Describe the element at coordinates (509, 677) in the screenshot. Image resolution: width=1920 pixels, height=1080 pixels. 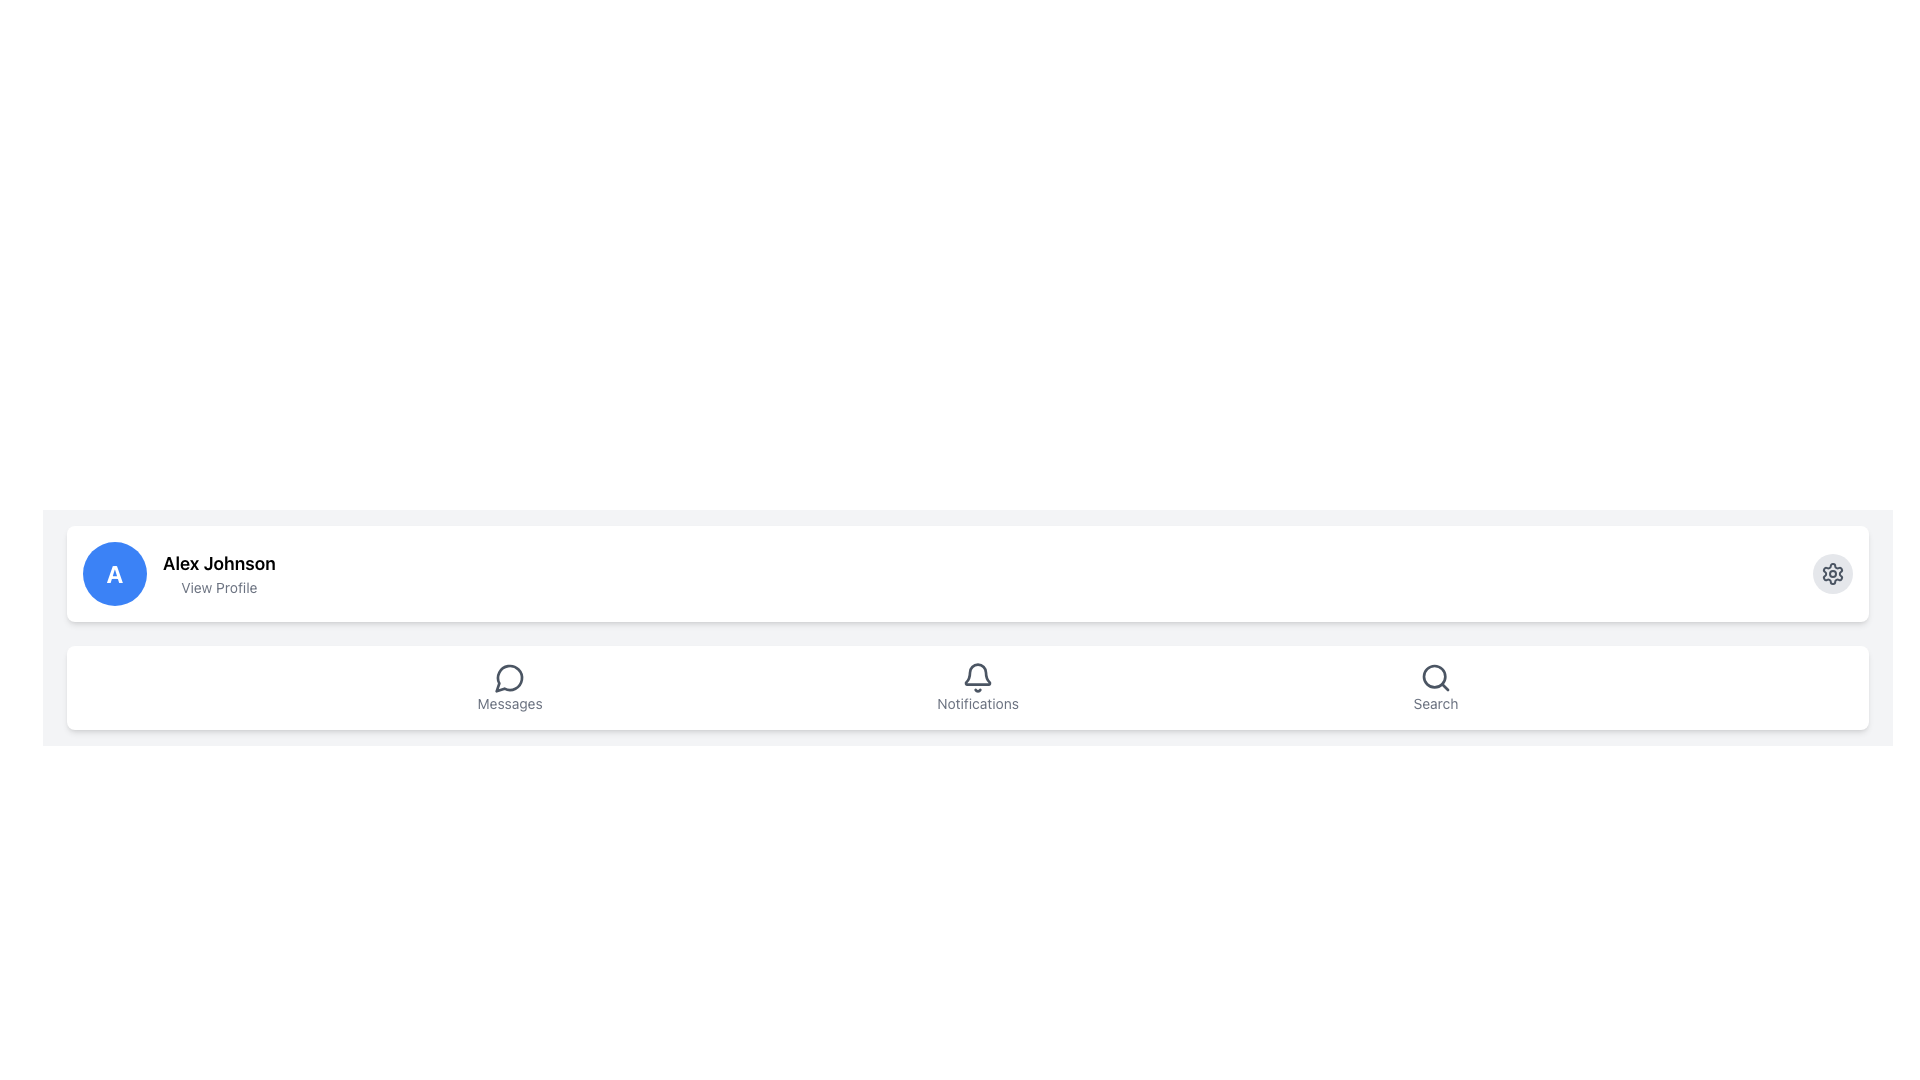
I see `the internal detail of the speech bubble icon associated with the 'Messages' label, located in the bottom navigation bar` at that location.